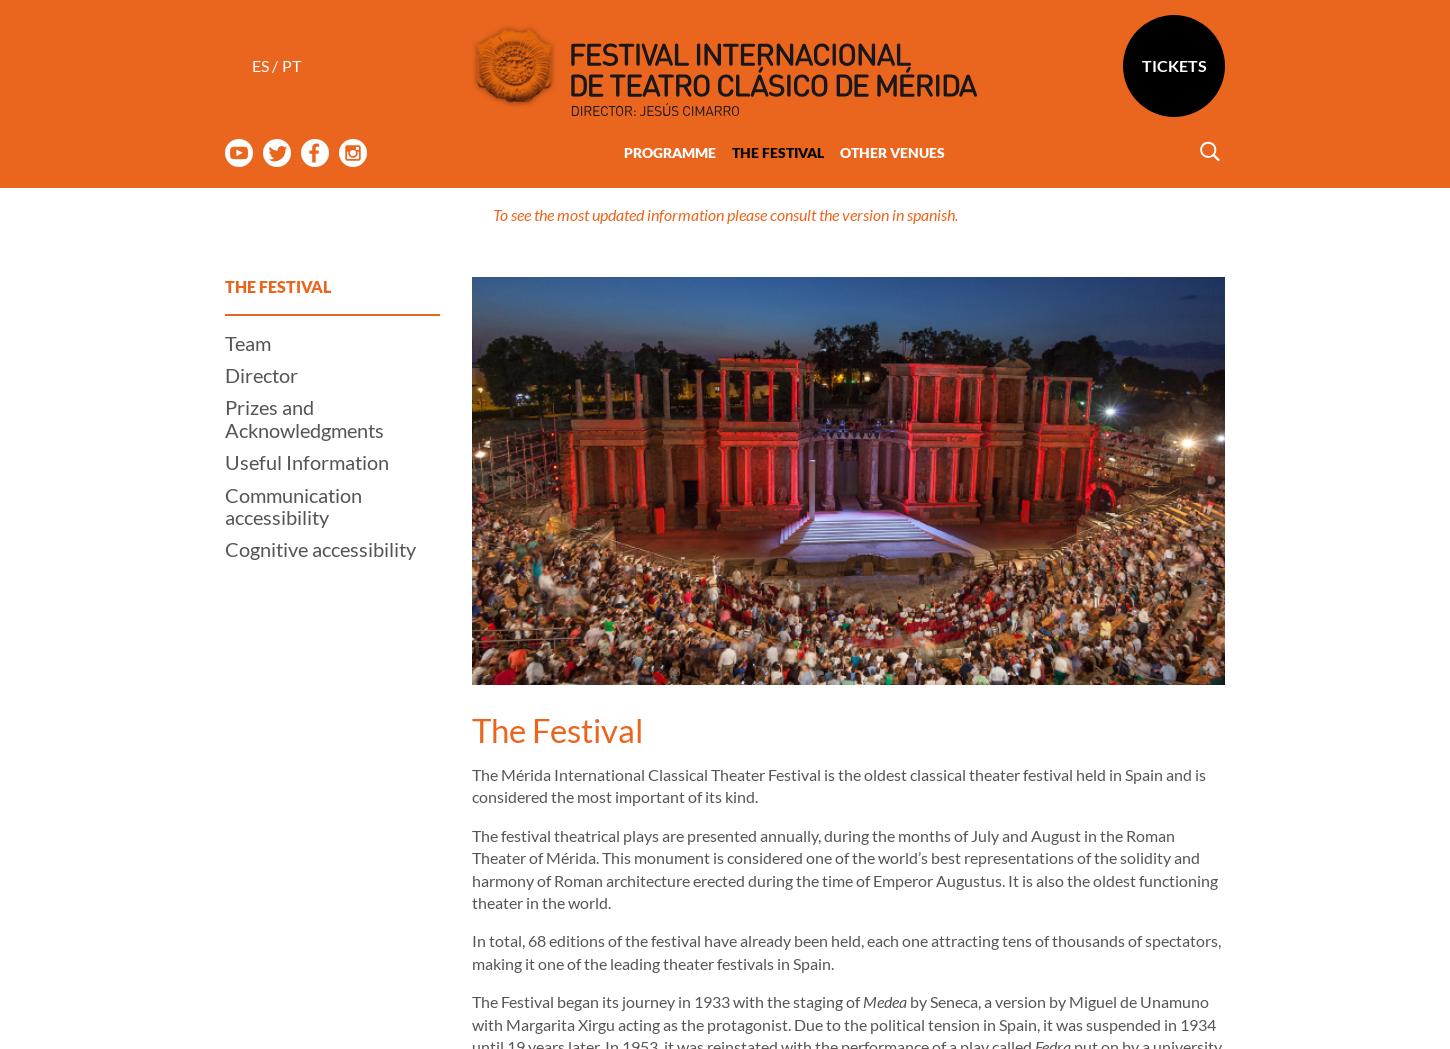 Image resolution: width=1450 pixels, height=1049 pixels. I want to click on 'Oedipus', so click(969, 1026).